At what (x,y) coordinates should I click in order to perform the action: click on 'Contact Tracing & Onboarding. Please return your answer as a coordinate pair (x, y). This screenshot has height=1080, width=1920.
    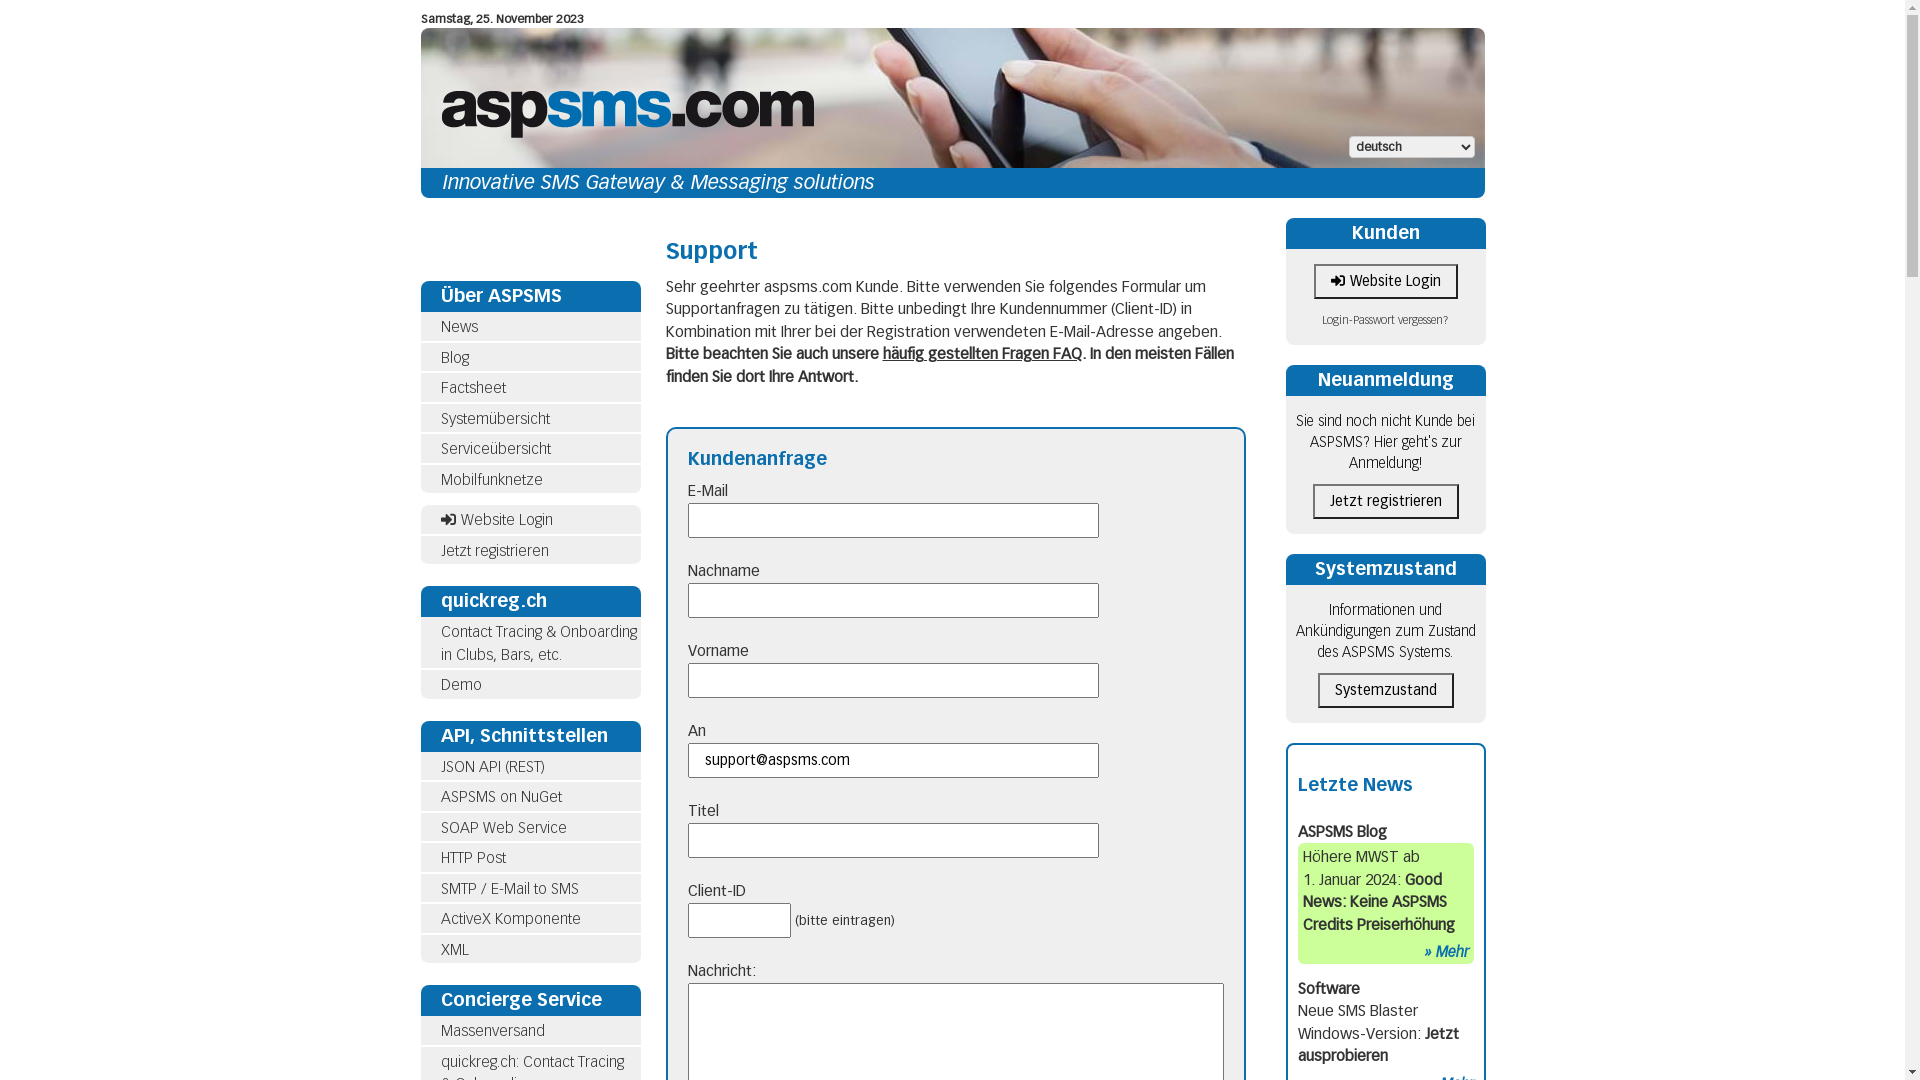
    Looking at the image, I should click on (537, 643).